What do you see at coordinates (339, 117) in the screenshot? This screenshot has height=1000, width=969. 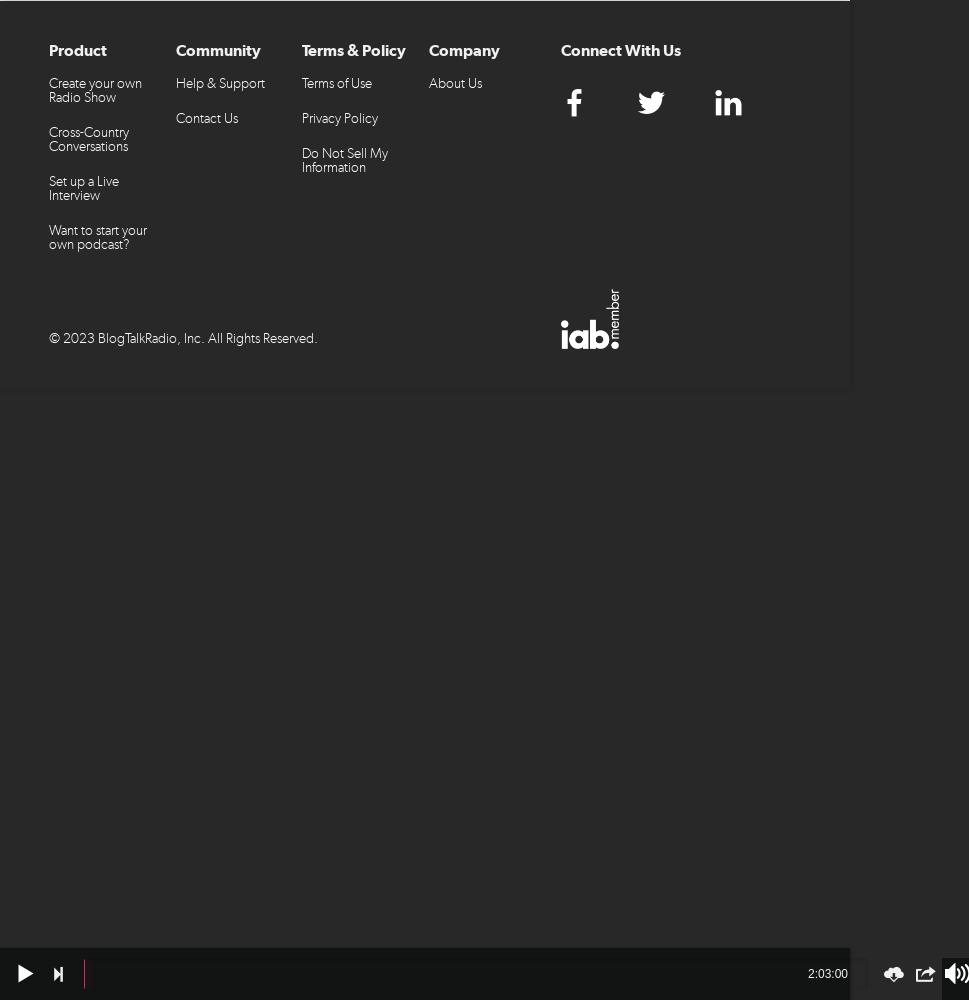 I see `'Privacy Policy'` at bounding box center [339, 117].